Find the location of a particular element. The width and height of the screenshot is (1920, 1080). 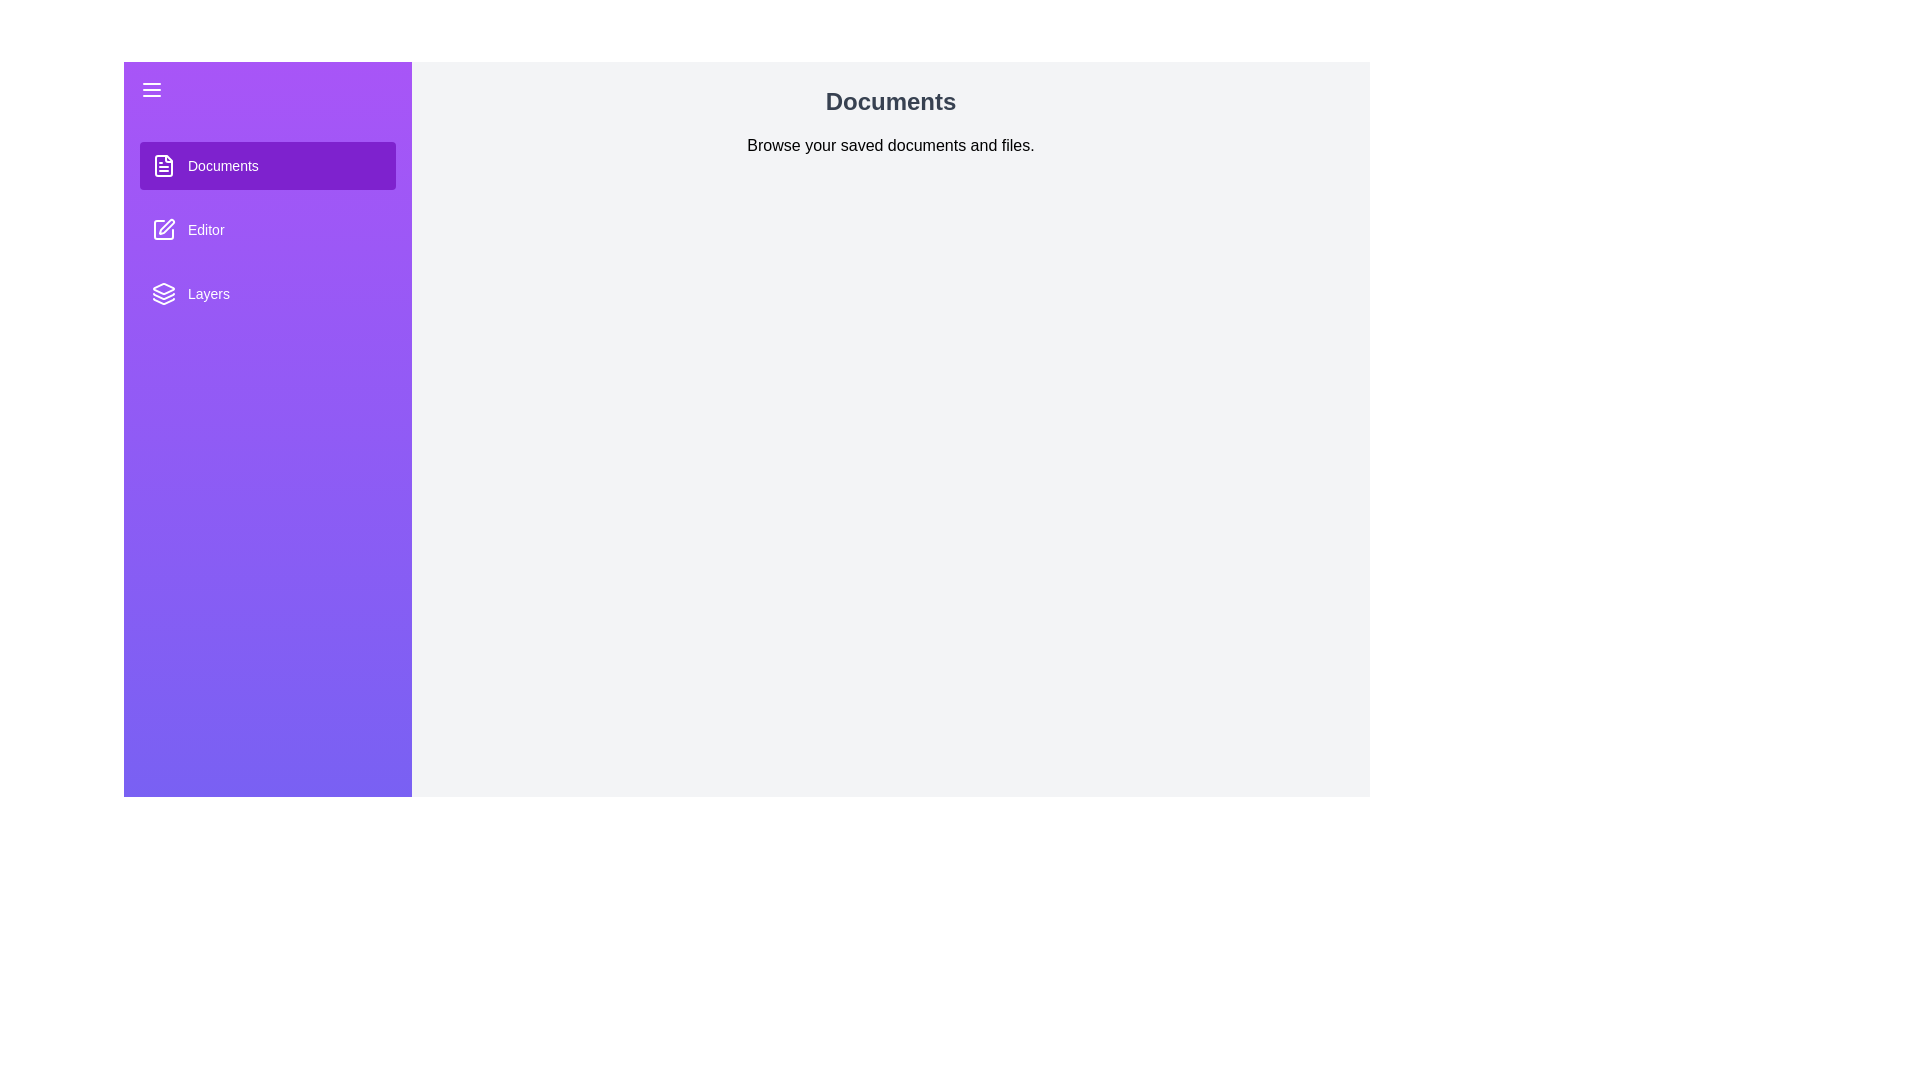

the section icon for Layers to inspect it is located at coordinates (163, 293).